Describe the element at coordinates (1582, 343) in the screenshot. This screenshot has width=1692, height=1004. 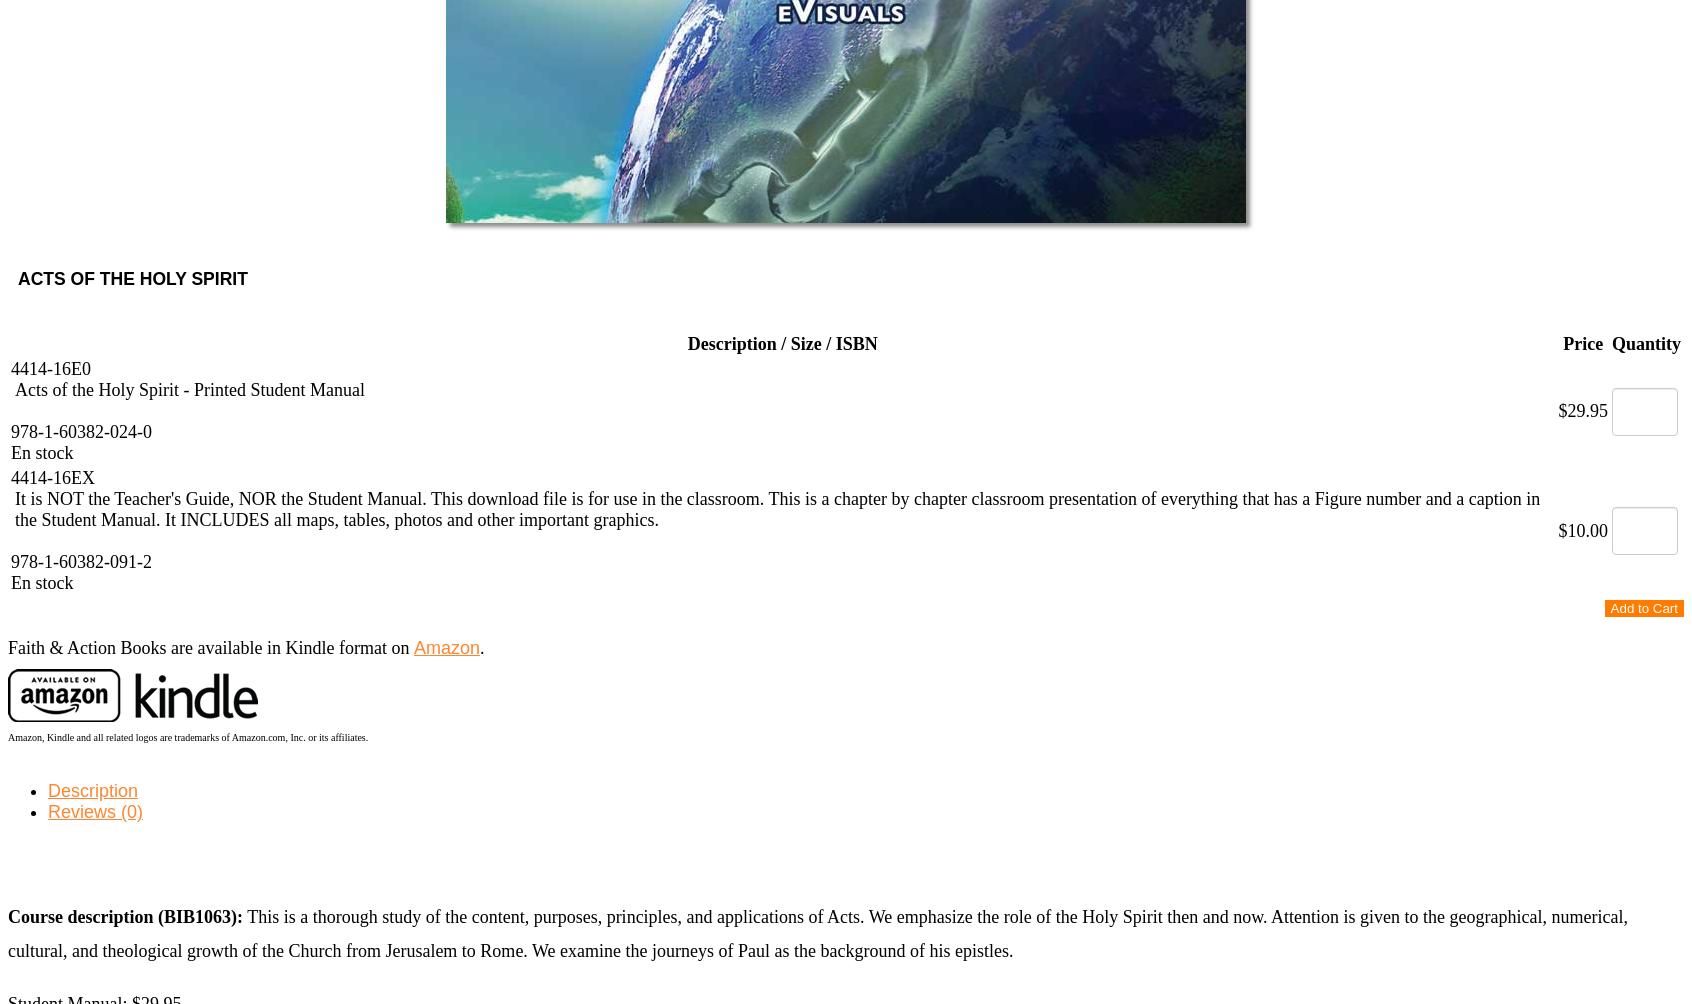
I see `'Price'` at that location.